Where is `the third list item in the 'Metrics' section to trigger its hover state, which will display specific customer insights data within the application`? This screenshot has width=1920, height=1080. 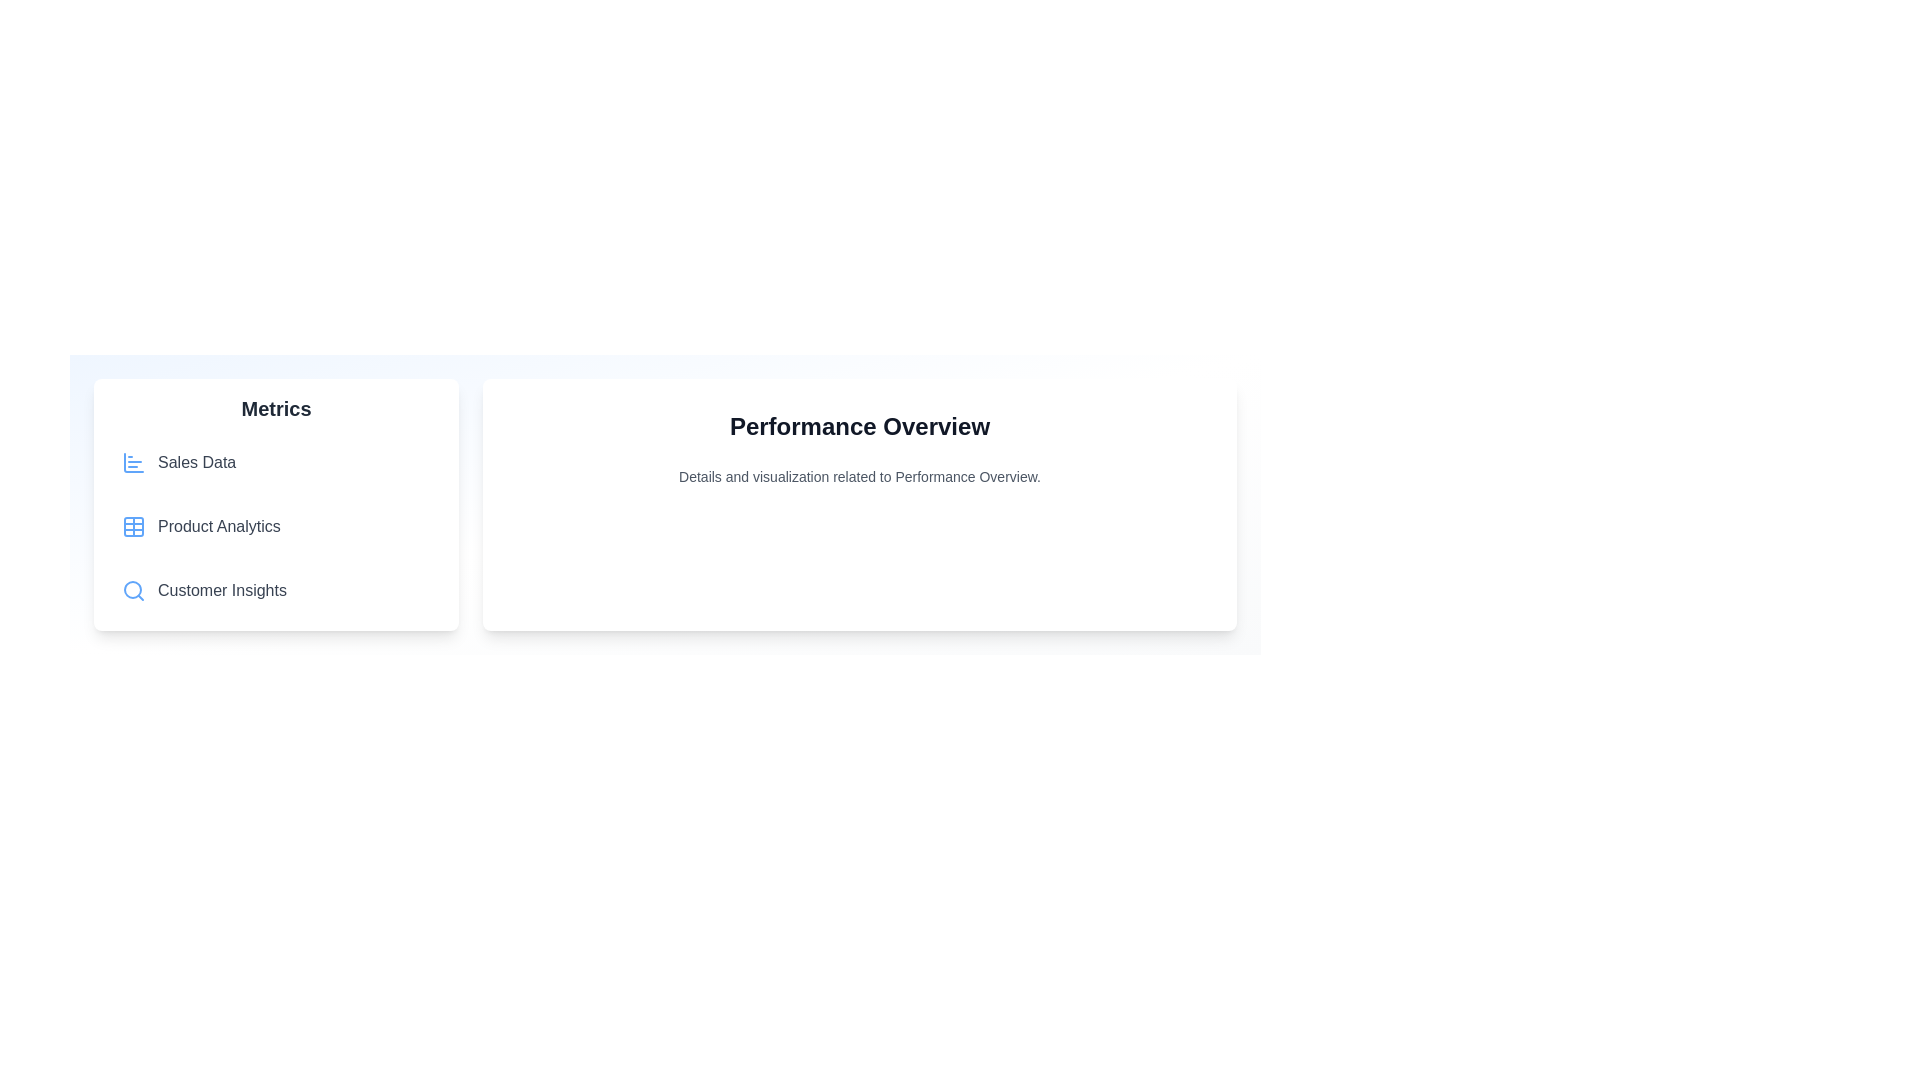 the third list item in the 'Metrics' section to trigger its hover state, which will display specific customer insights data within the application is located at coordinates (275, 589).